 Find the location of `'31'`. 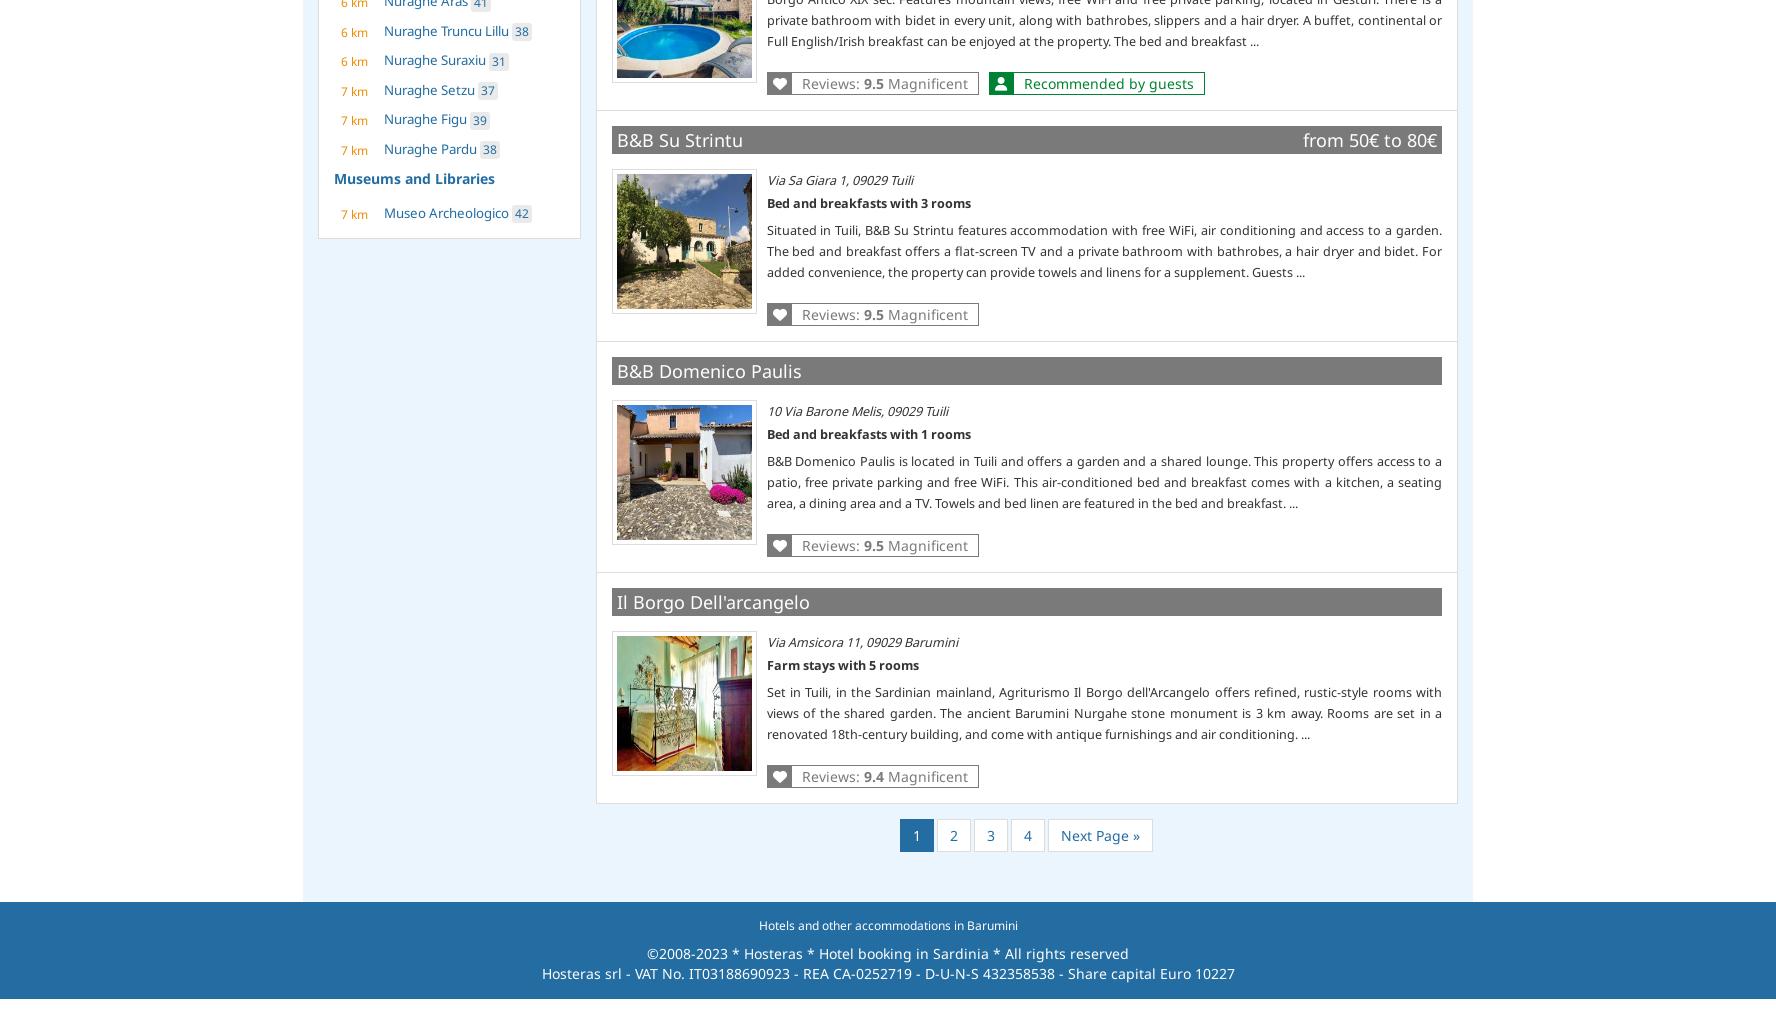

'31' is located at coordinates (498, 59).